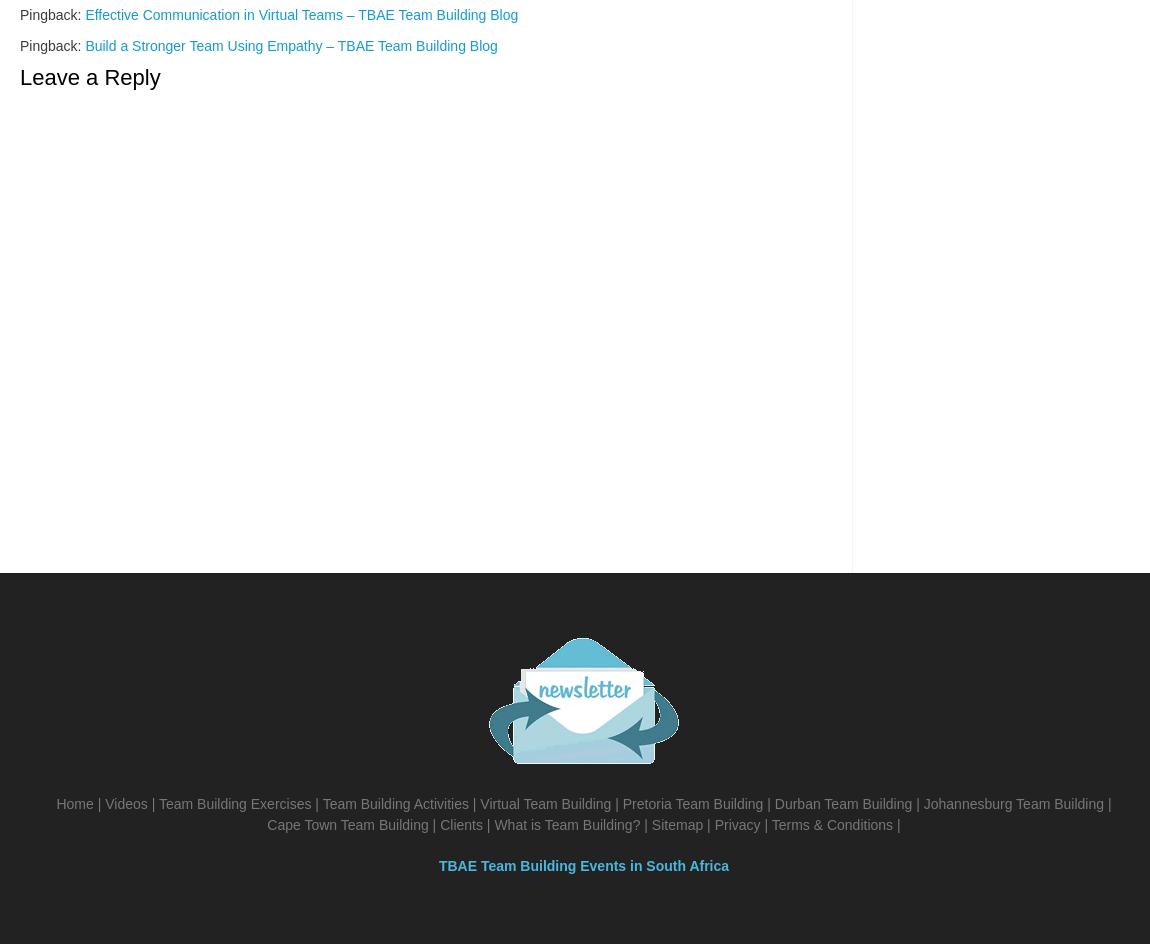 The height and width of the screenshot is (944, 1150). What do you see at coordinates (103, 803) in the screenshot?
I see `'Videos'` at bounding box center [103, 803].